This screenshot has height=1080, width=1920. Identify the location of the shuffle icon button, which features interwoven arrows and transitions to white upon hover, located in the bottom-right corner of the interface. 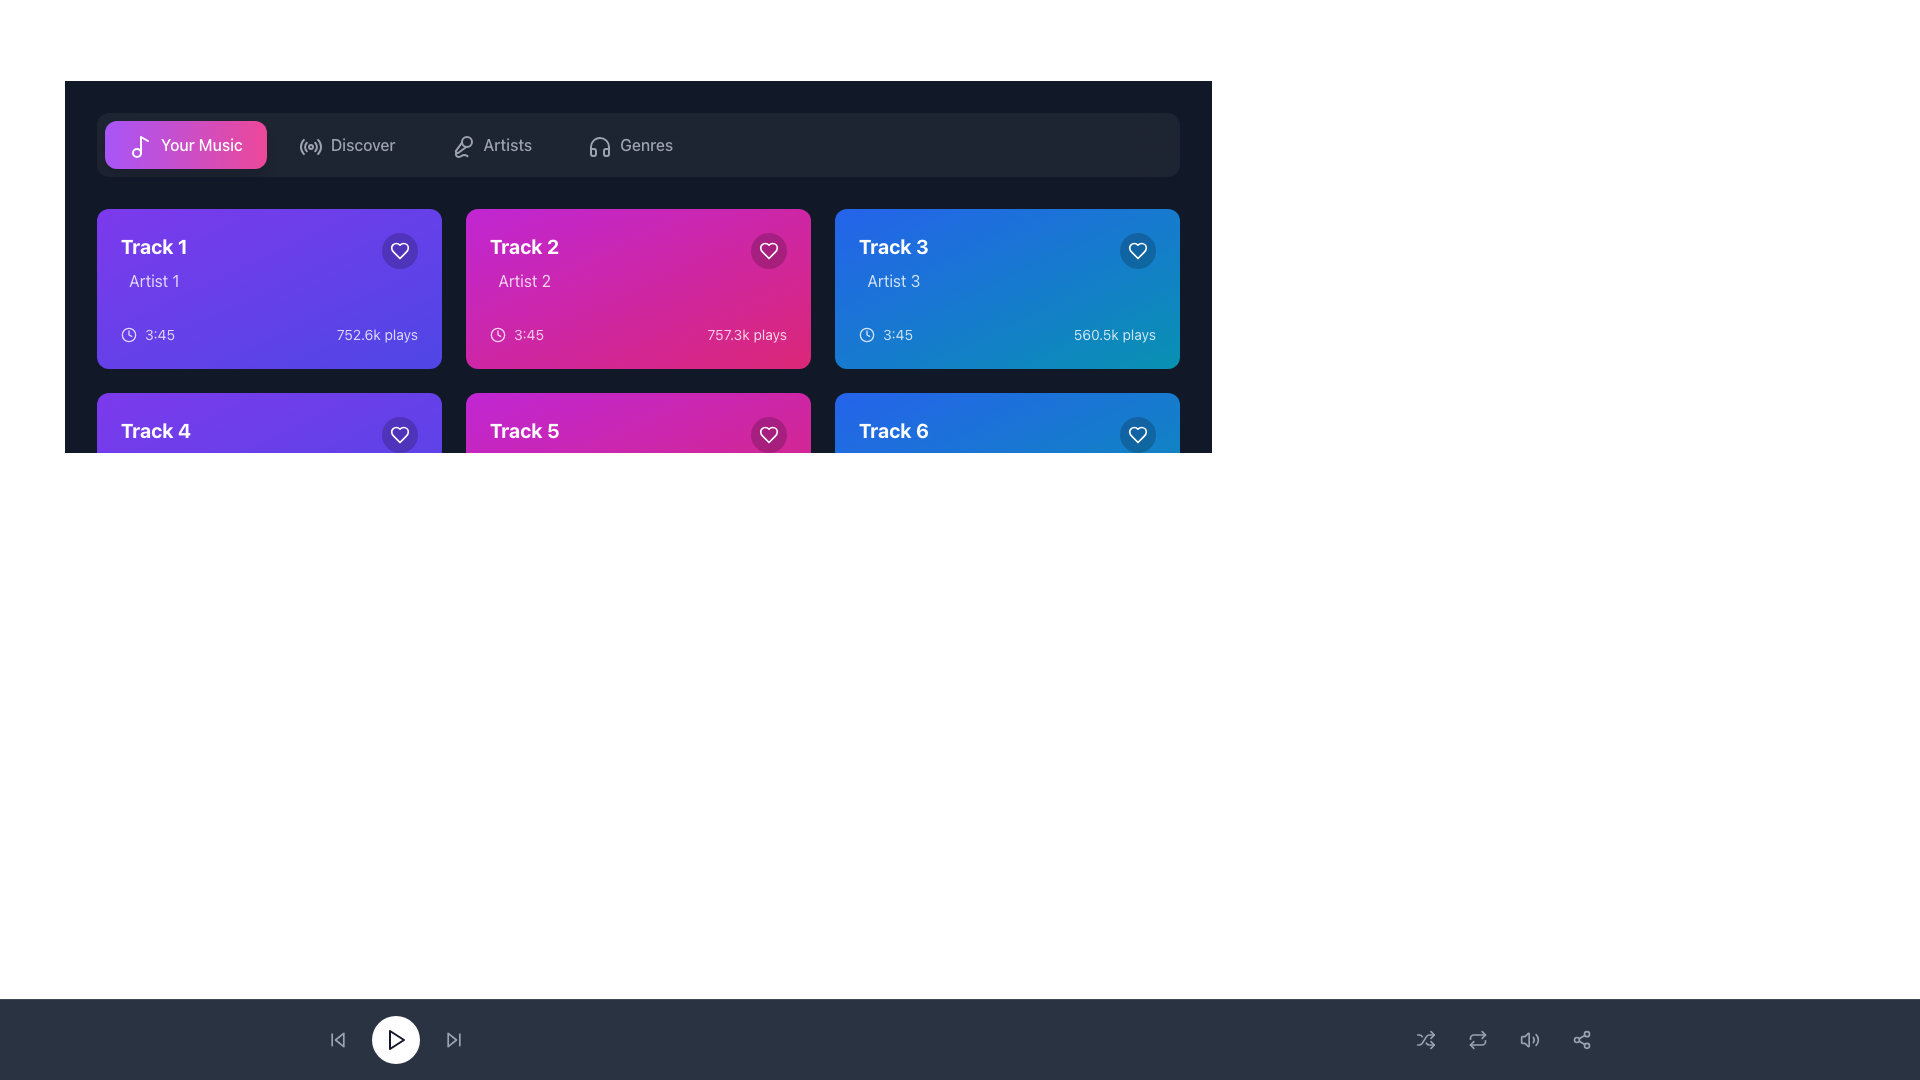
(1424, 1039).